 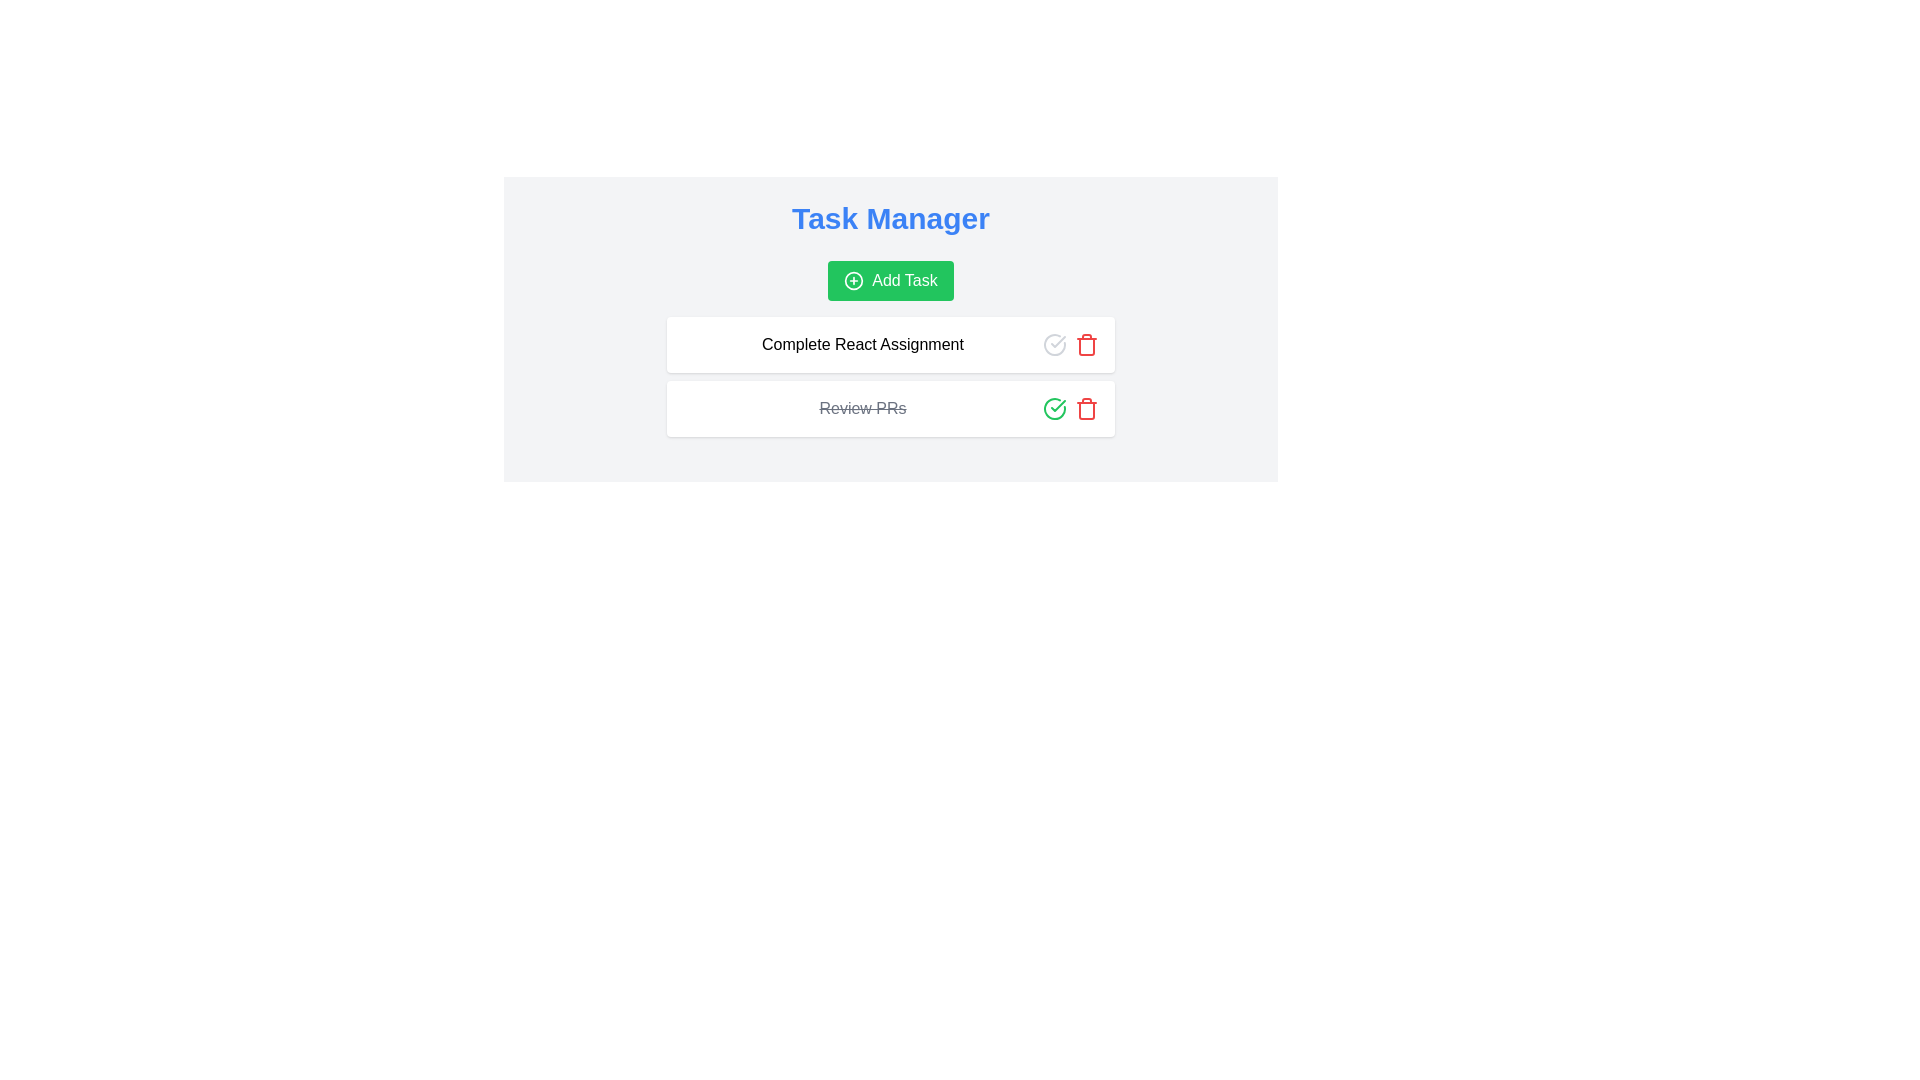 What do you see at coordinates (863, 407) in the screenshot?
I see `the text label displaying the completed task title or description, which is located in the second task item of a vertical task list` at bounding box center [863, 407].